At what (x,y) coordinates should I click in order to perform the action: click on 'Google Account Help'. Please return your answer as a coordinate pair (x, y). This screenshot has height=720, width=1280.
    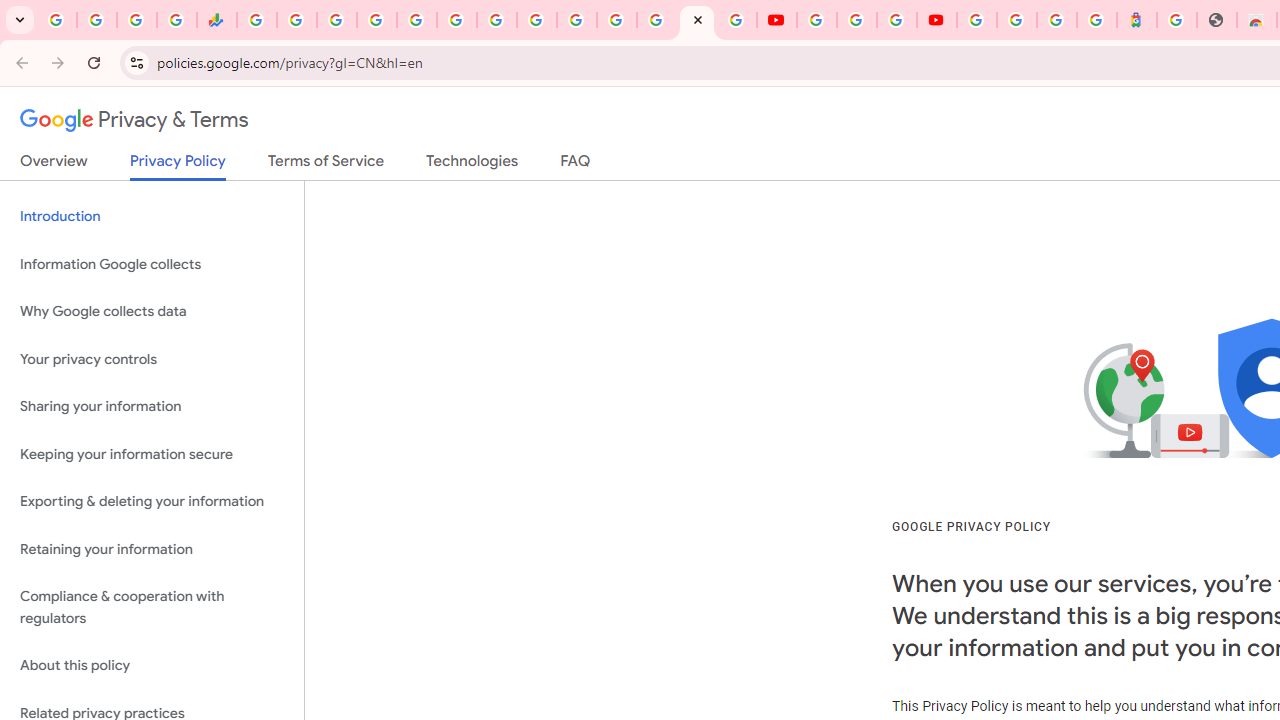
    Looking at the image, I should click on (856, 20).